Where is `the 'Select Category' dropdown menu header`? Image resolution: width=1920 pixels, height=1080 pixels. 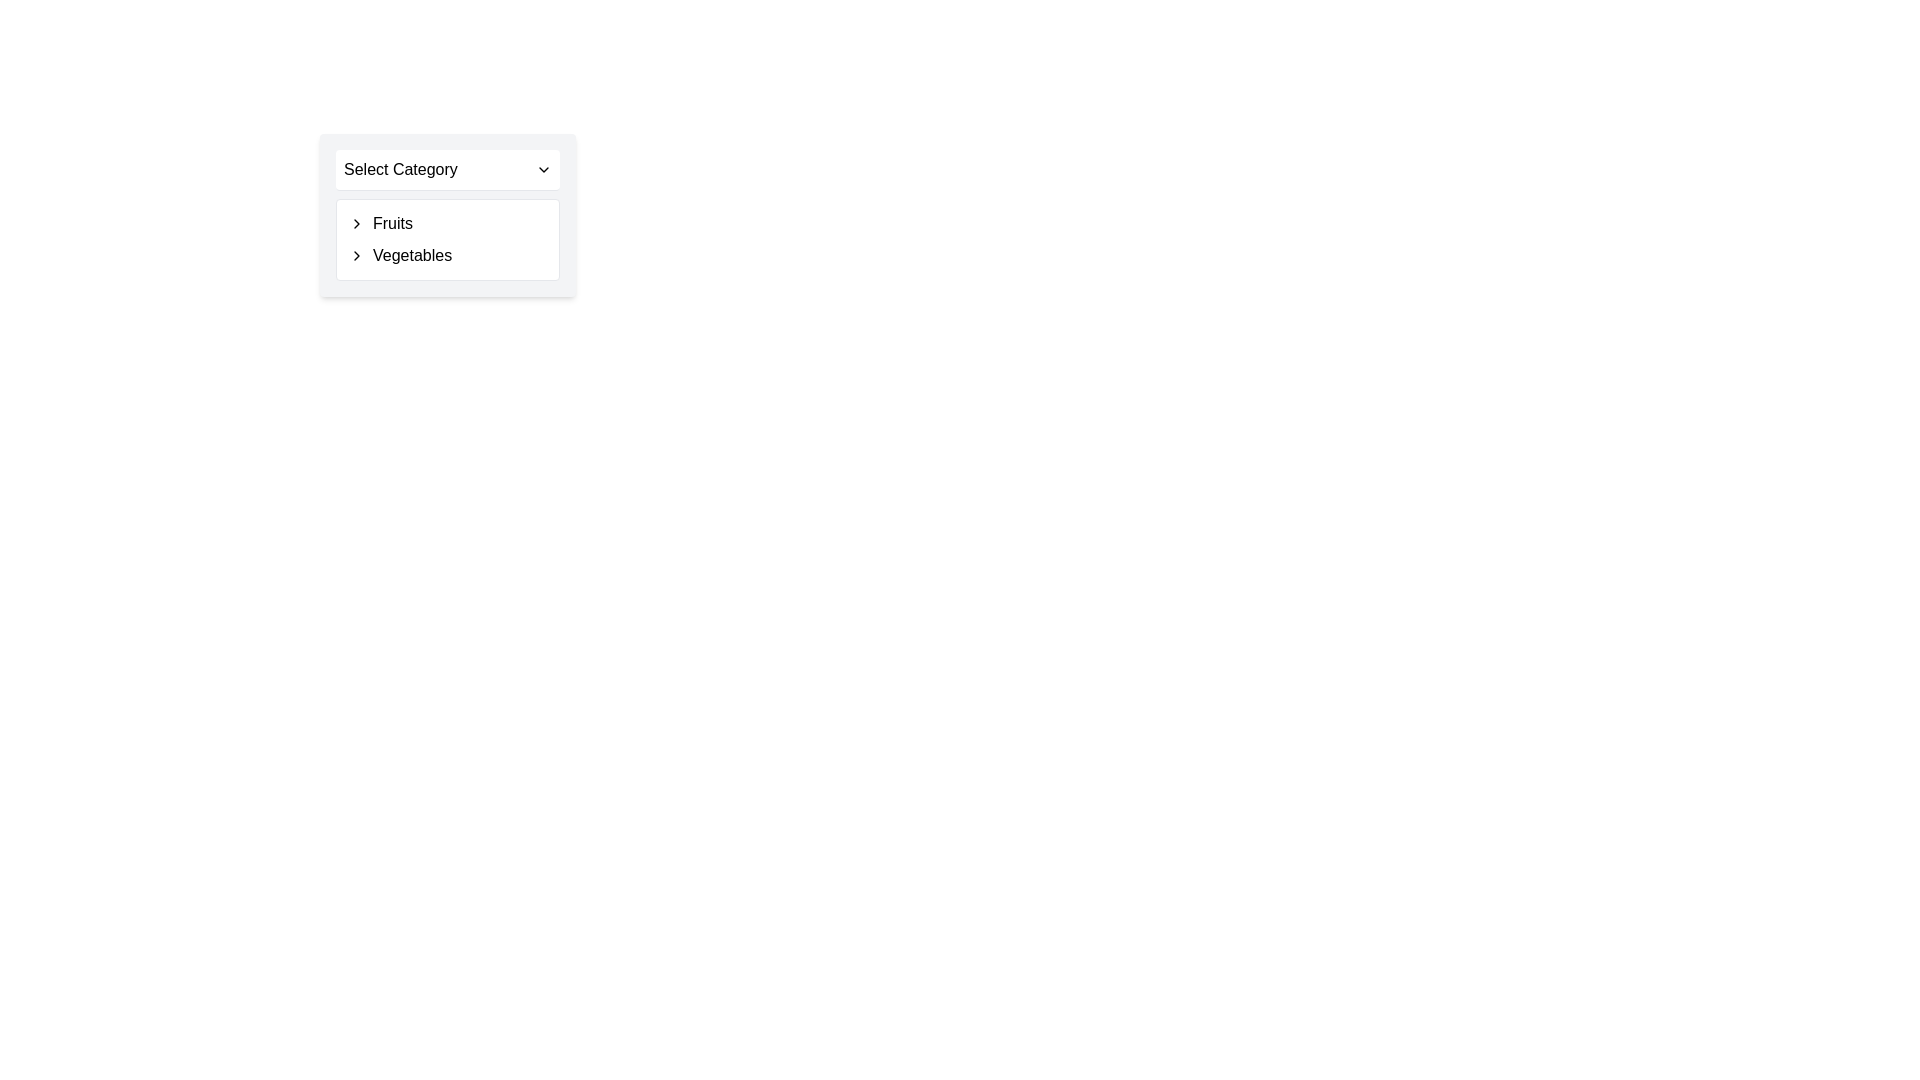
the 'Select Category' dropdown menu header is located at coordinates (446, 168).